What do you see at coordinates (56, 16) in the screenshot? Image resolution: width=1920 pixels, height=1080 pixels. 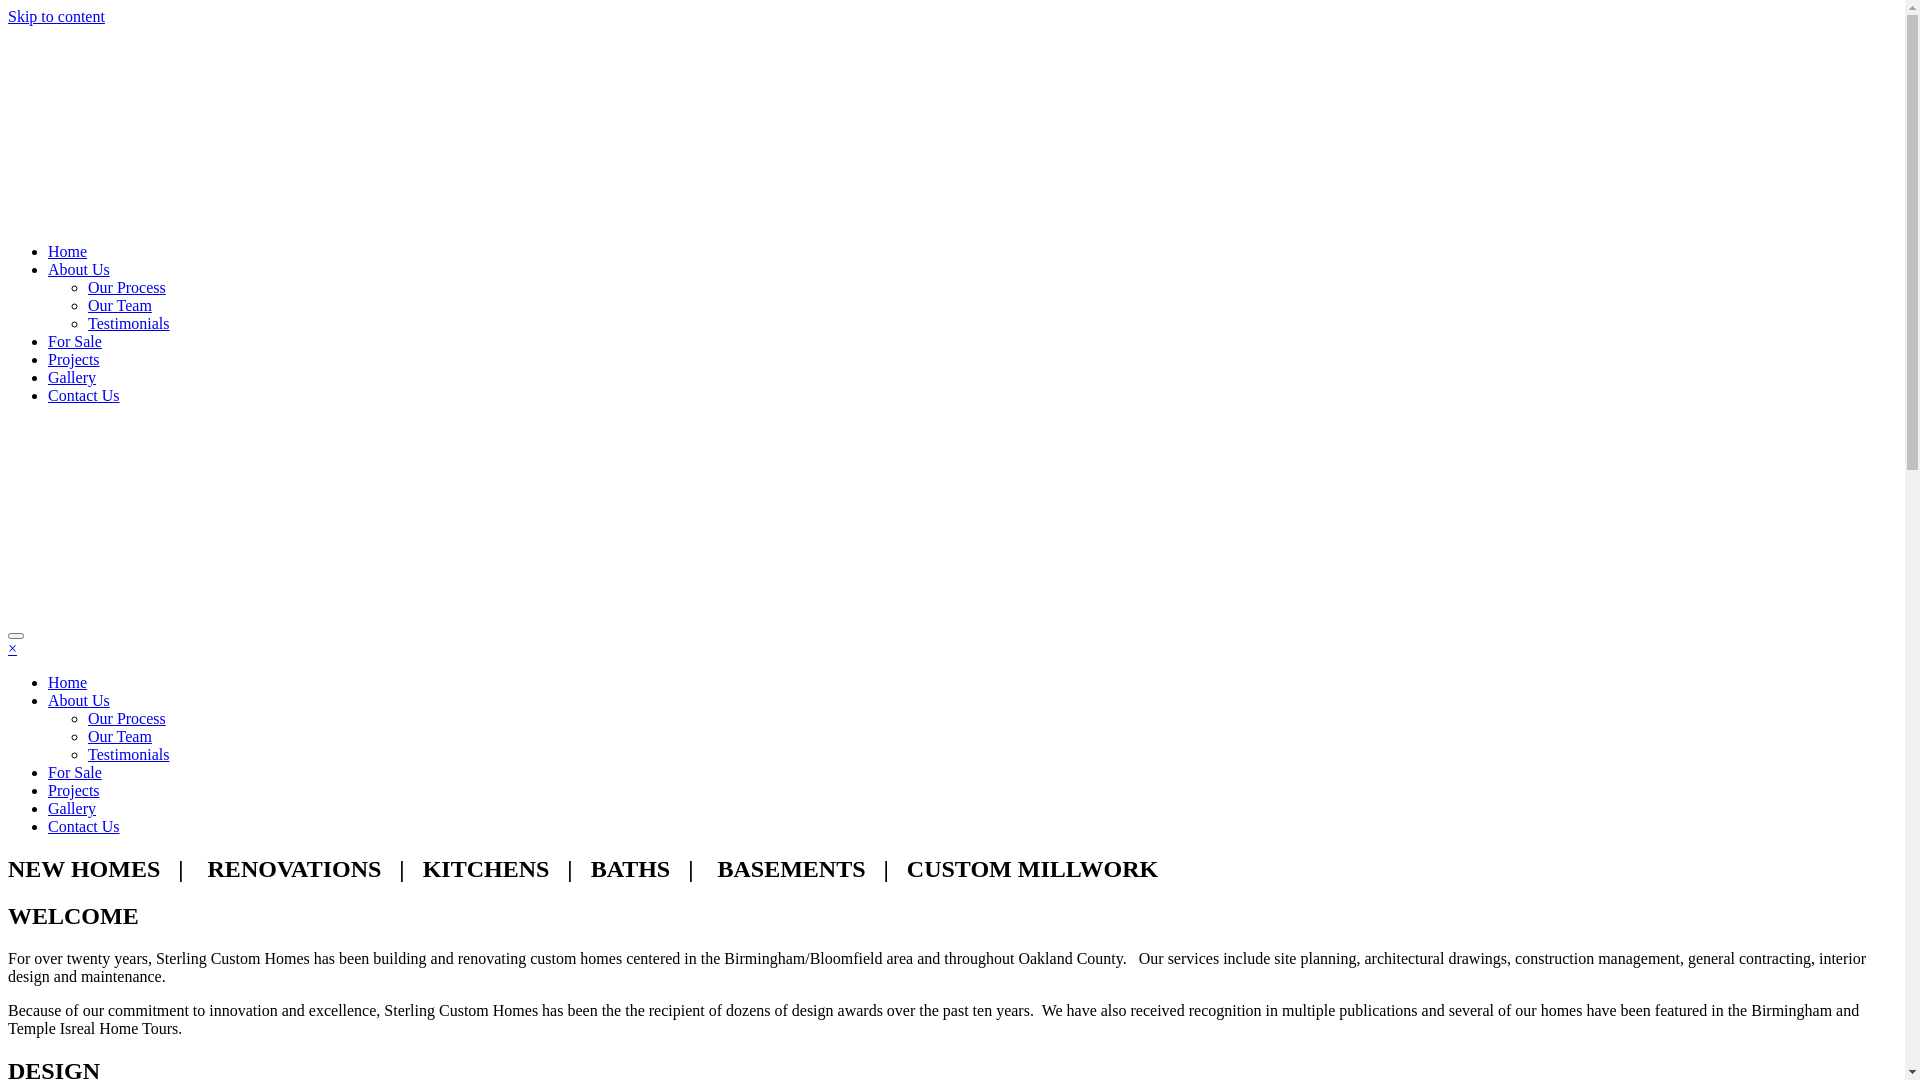 I see `'Skip to content'` at bounding box center [56, 16].